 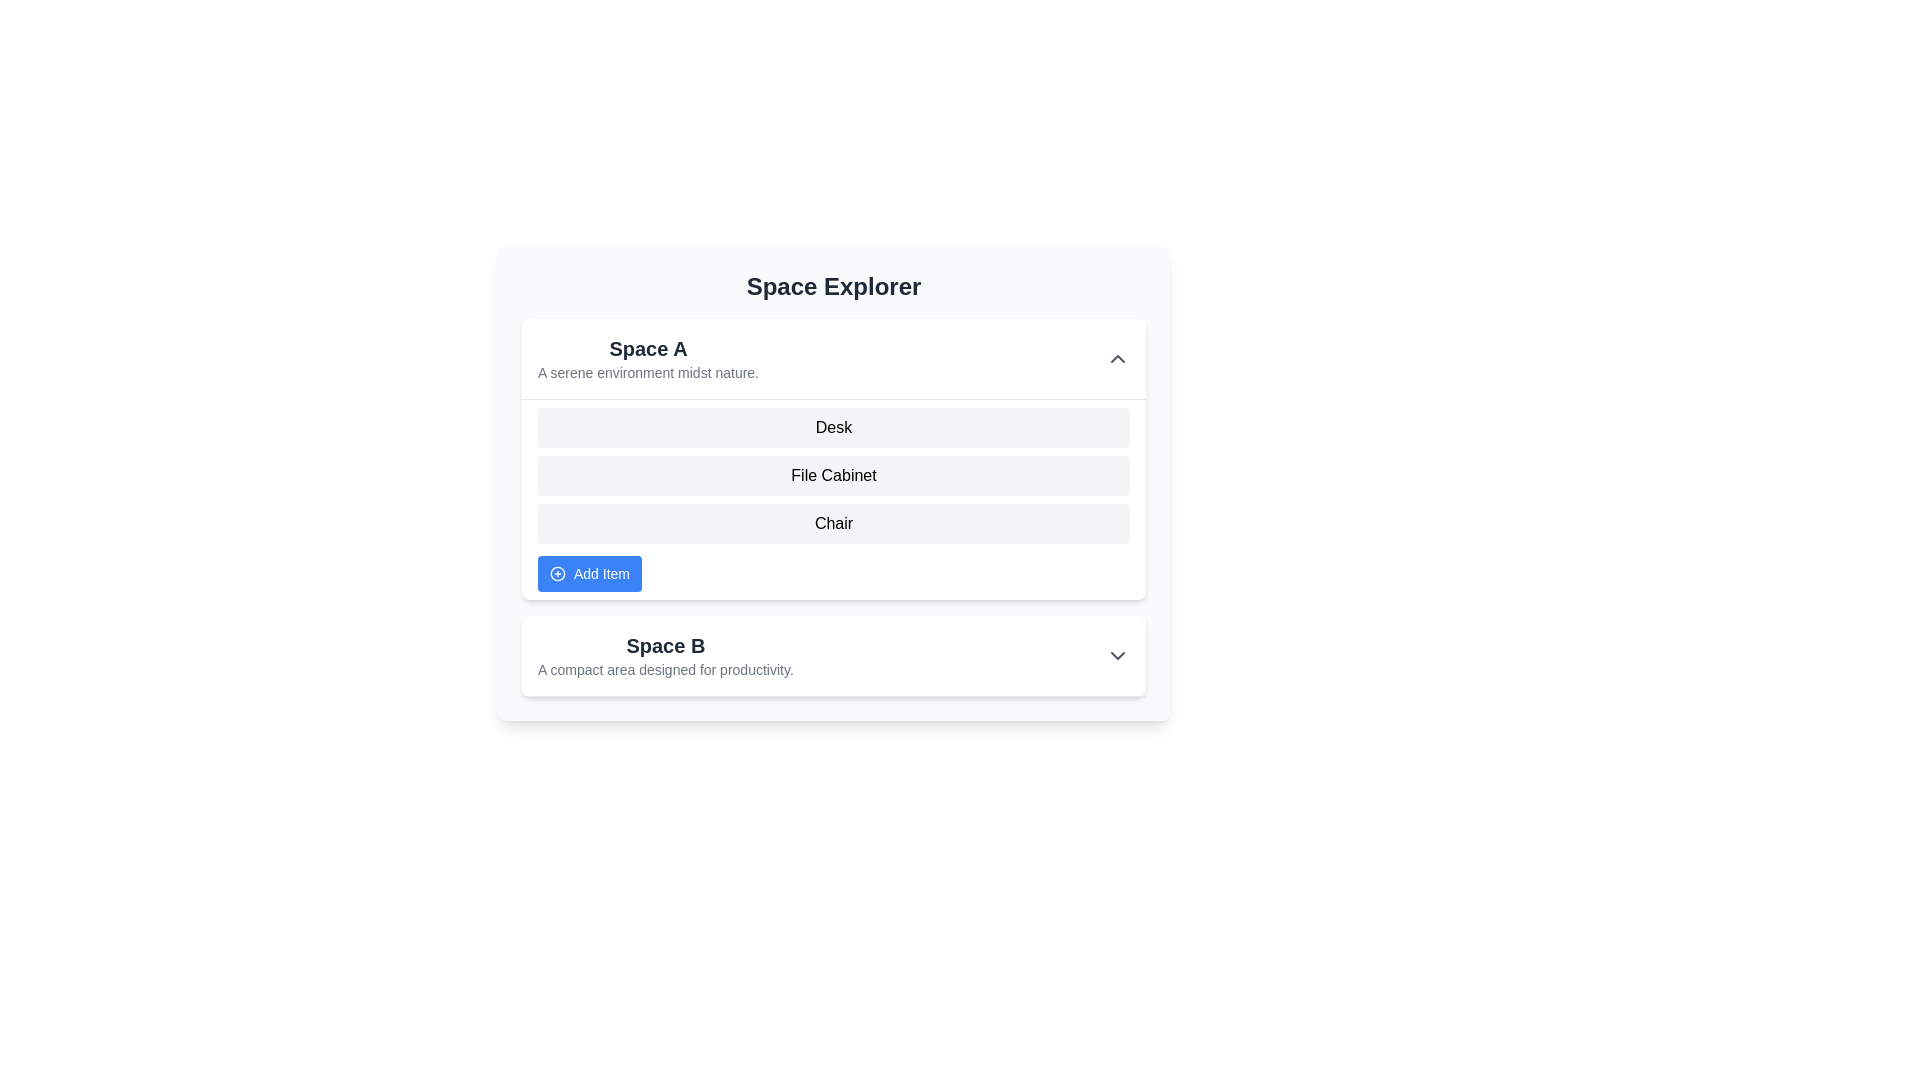 What do you see at coordinates (834, 475) in the screenshot?
I see `the vertically arranged list of items labeled 'Desk', 'File Cabinet', and 'Chair' which is positioned beneath the 'Space A' heading and above the 'Add Item' button` at bounding box center [834, 475].